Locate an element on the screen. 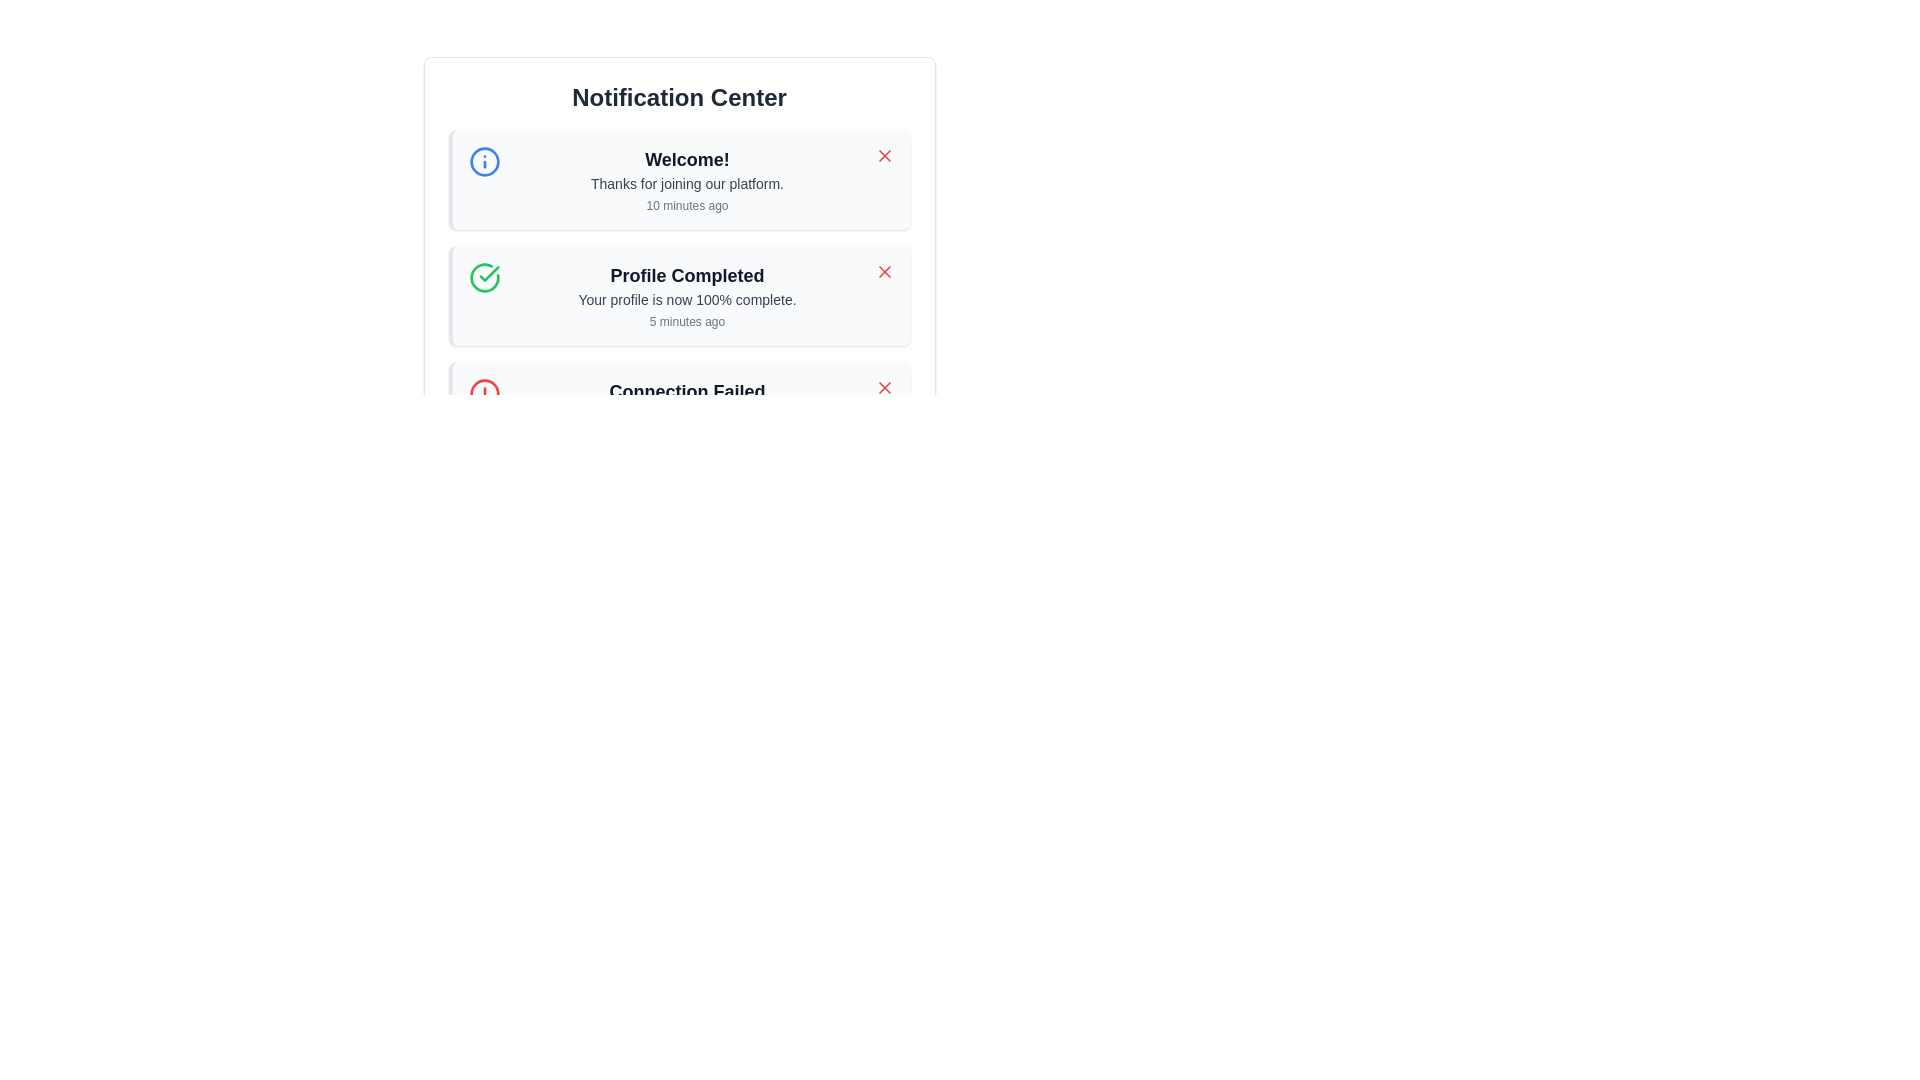  the textual notification entry that informs the user about a failed connection attempt, which is the last visible item in the notification list is located at coordinates (687, 411).